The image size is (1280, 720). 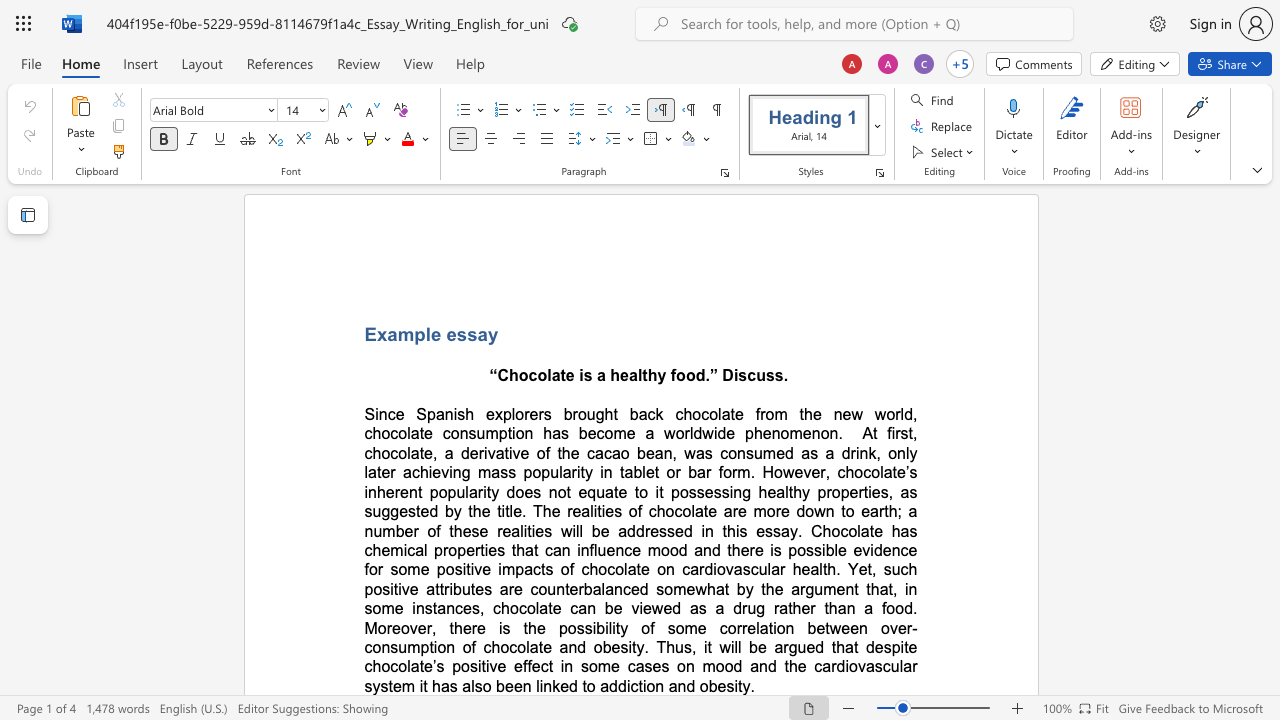 I want to click on the space between the continuous character "o" and "r" in the text, so click(x=376, y=569).